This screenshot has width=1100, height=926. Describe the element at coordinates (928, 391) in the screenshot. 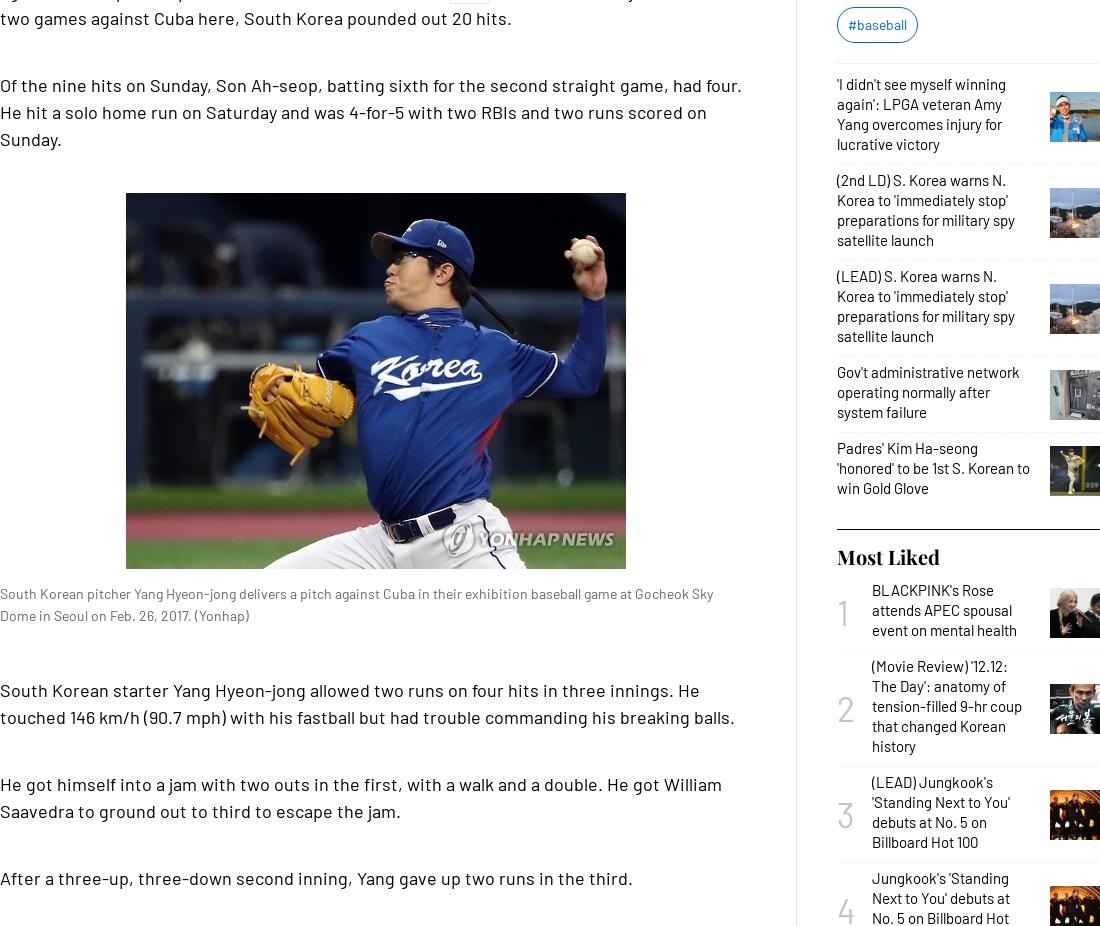

I see `'Gov't administrative network operating normally after system failure'` at that location.